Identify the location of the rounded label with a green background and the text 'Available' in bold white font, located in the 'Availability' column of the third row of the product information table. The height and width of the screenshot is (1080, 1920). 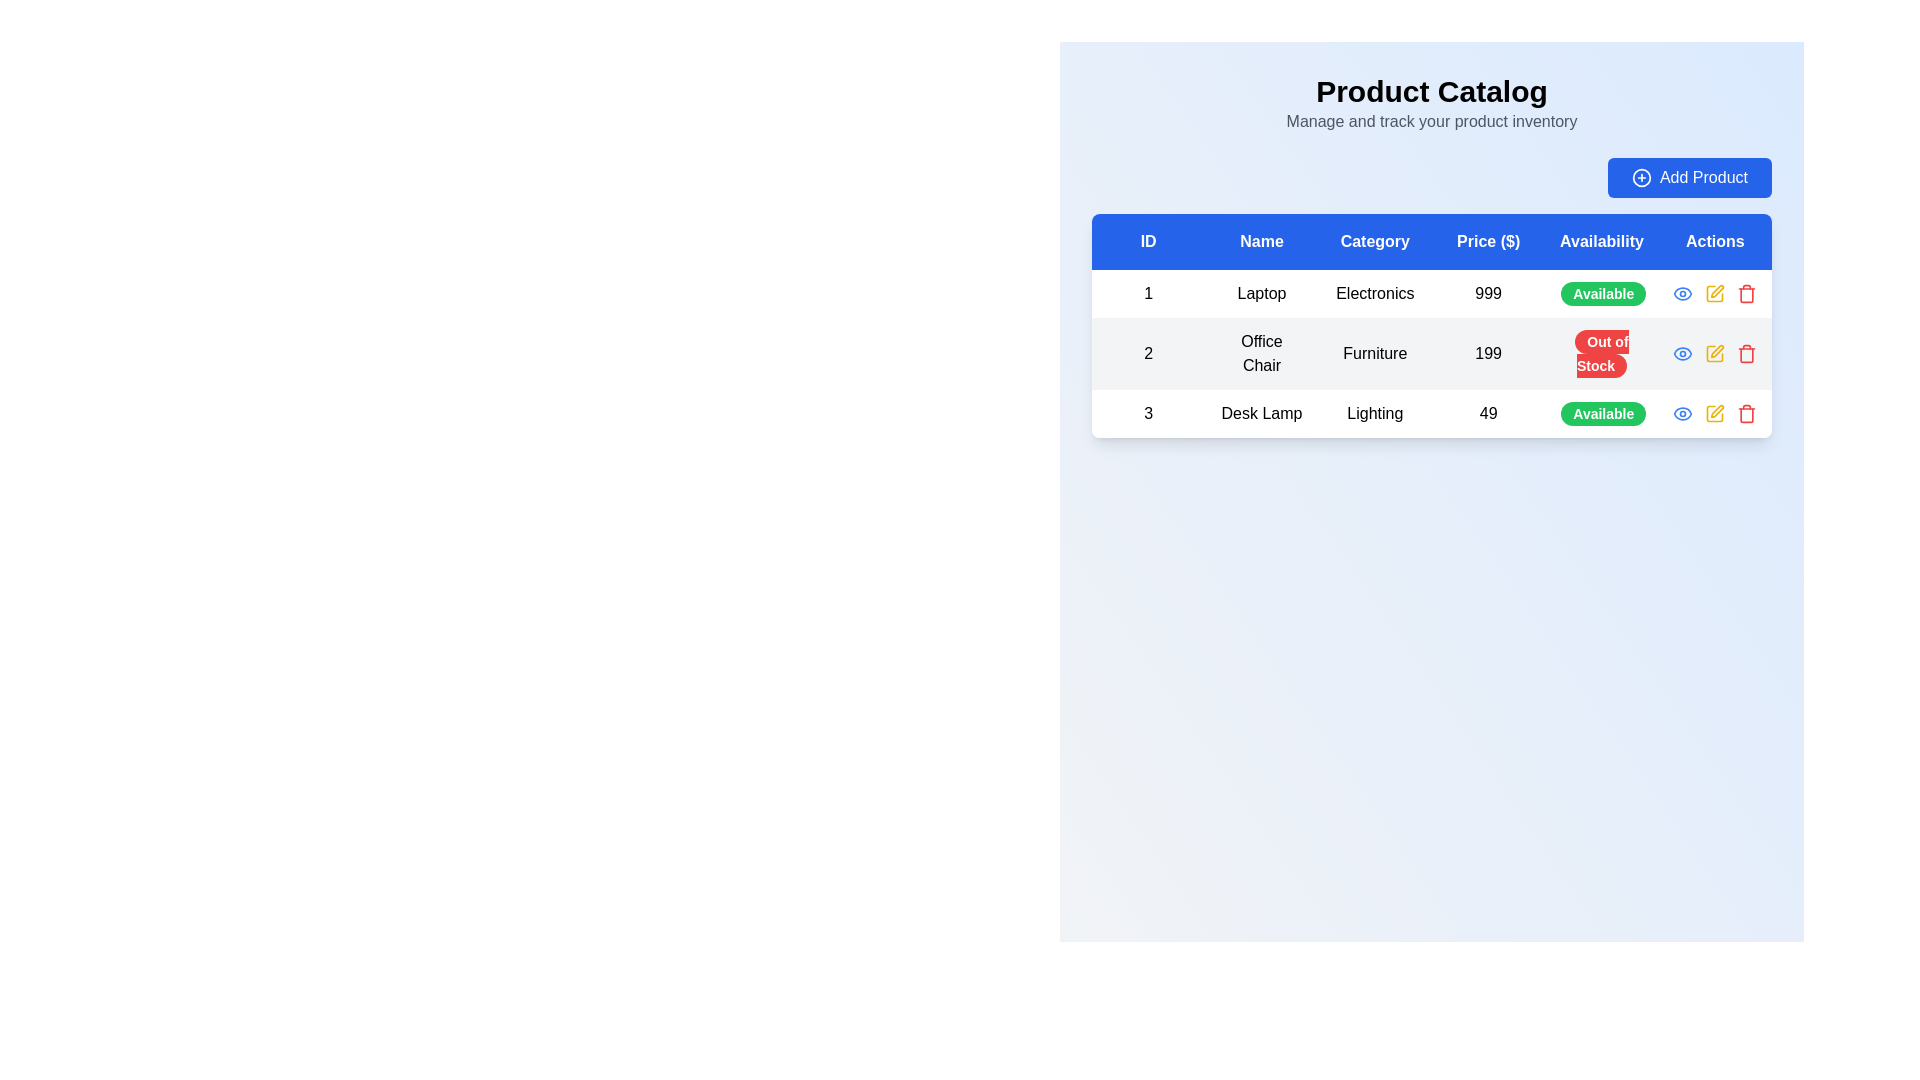
(1603, 412).